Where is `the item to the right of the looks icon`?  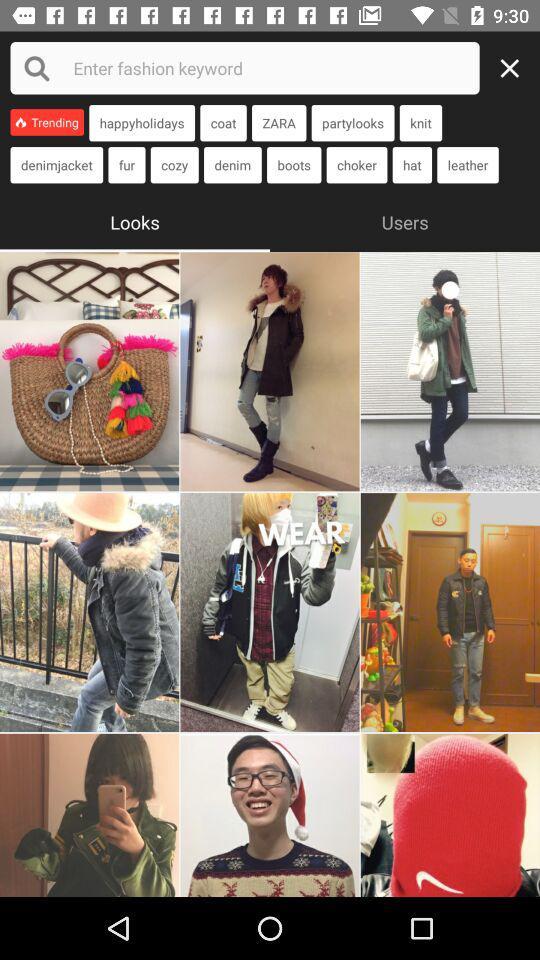 the item to the right of the looks icon is located at coordinates (405, 220).